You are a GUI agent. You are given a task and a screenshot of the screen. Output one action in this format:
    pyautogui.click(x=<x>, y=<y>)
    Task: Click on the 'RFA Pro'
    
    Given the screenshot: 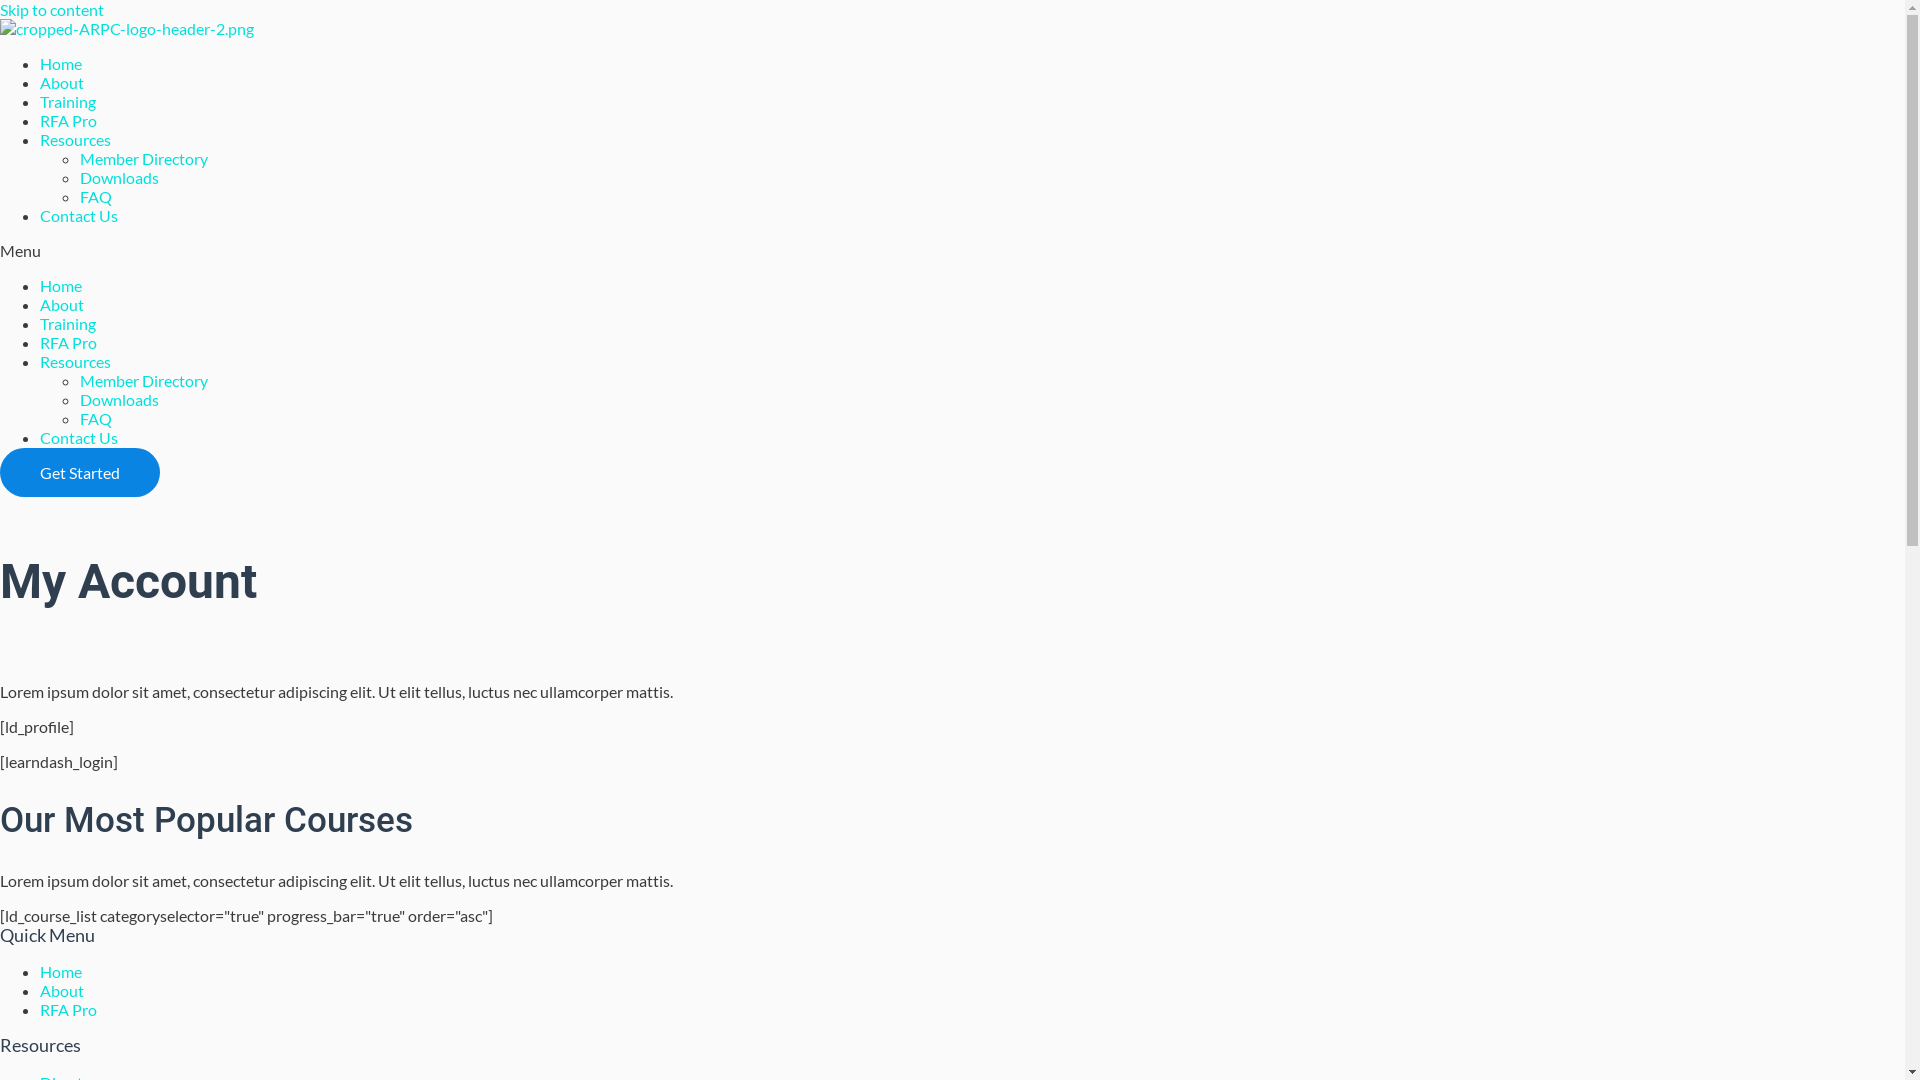 What is the action you would take?
    pyautogui.click(x=68, y=120)
    